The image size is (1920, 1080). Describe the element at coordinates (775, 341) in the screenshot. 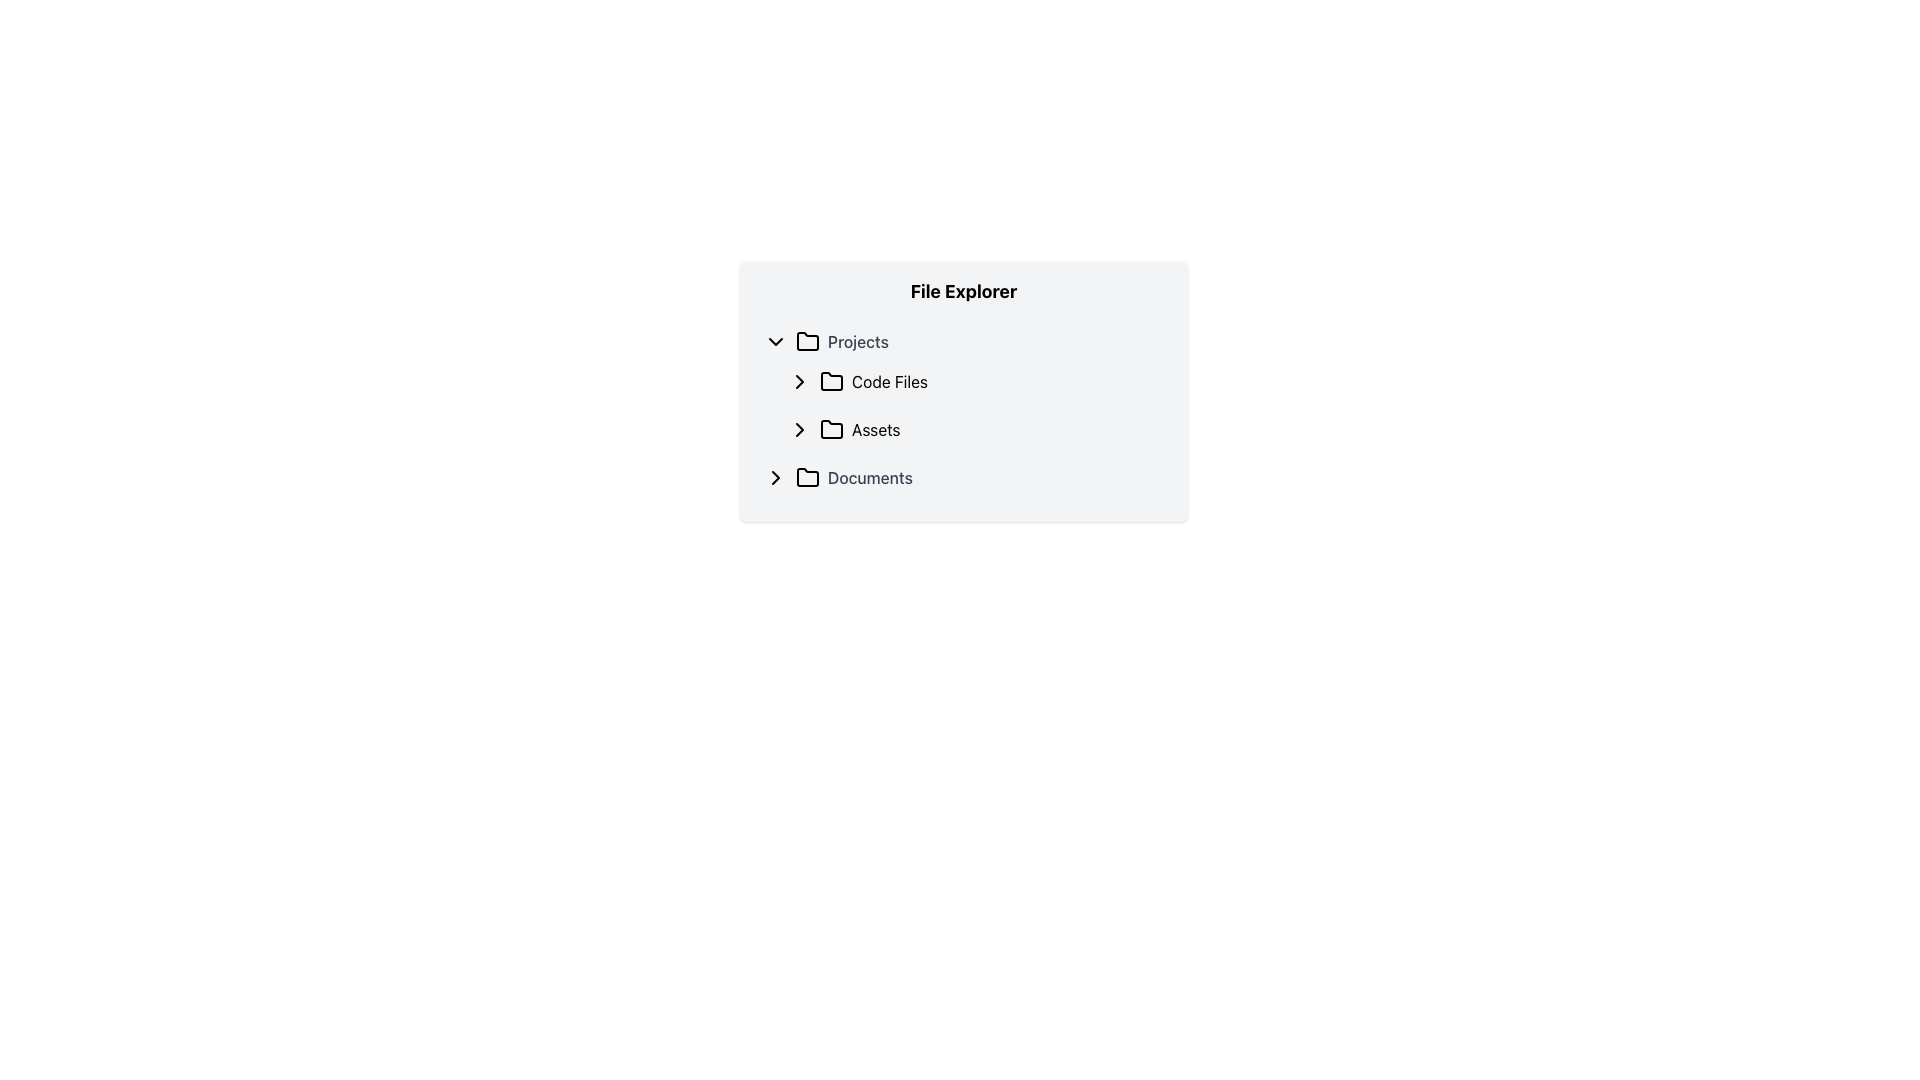

I see `the downward-facing chevron icon next to the 'Projects' folder` at that location.